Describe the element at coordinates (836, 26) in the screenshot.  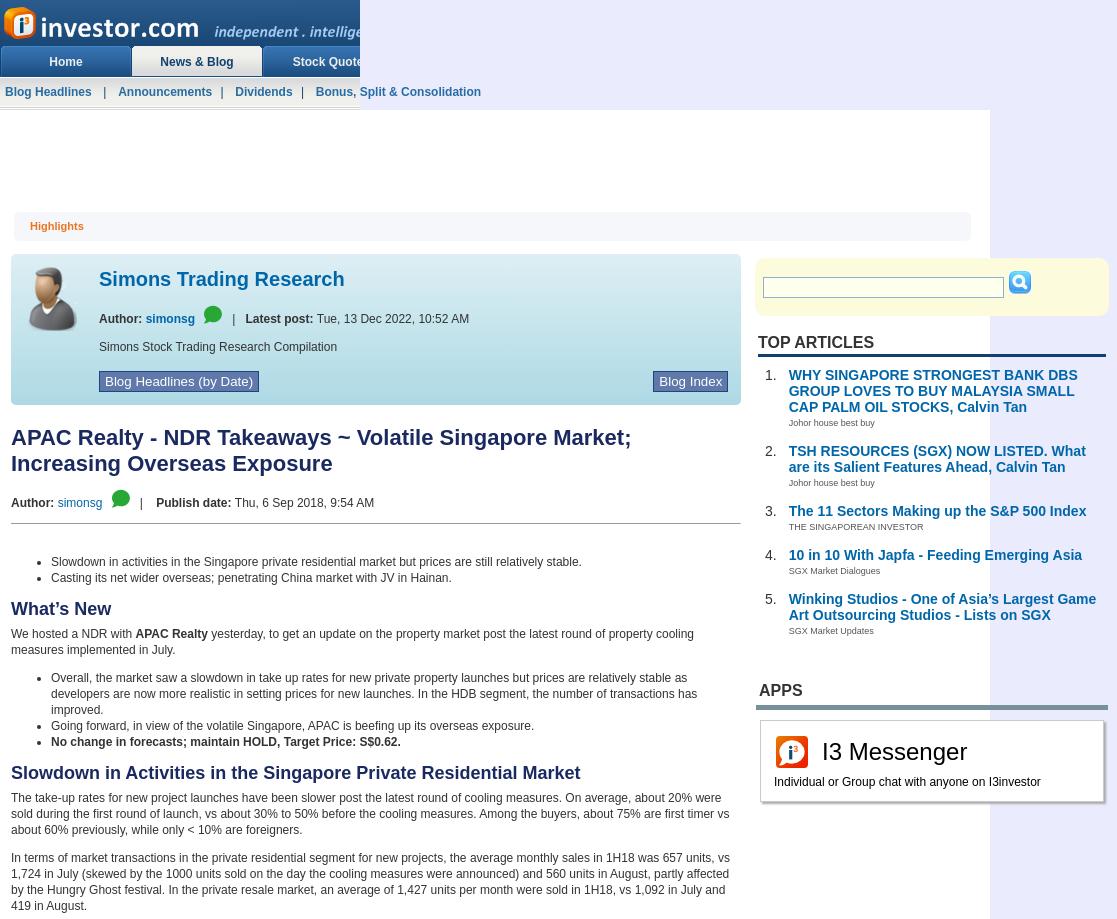
I see `'Sign In or Register (FREE)'` at that location.